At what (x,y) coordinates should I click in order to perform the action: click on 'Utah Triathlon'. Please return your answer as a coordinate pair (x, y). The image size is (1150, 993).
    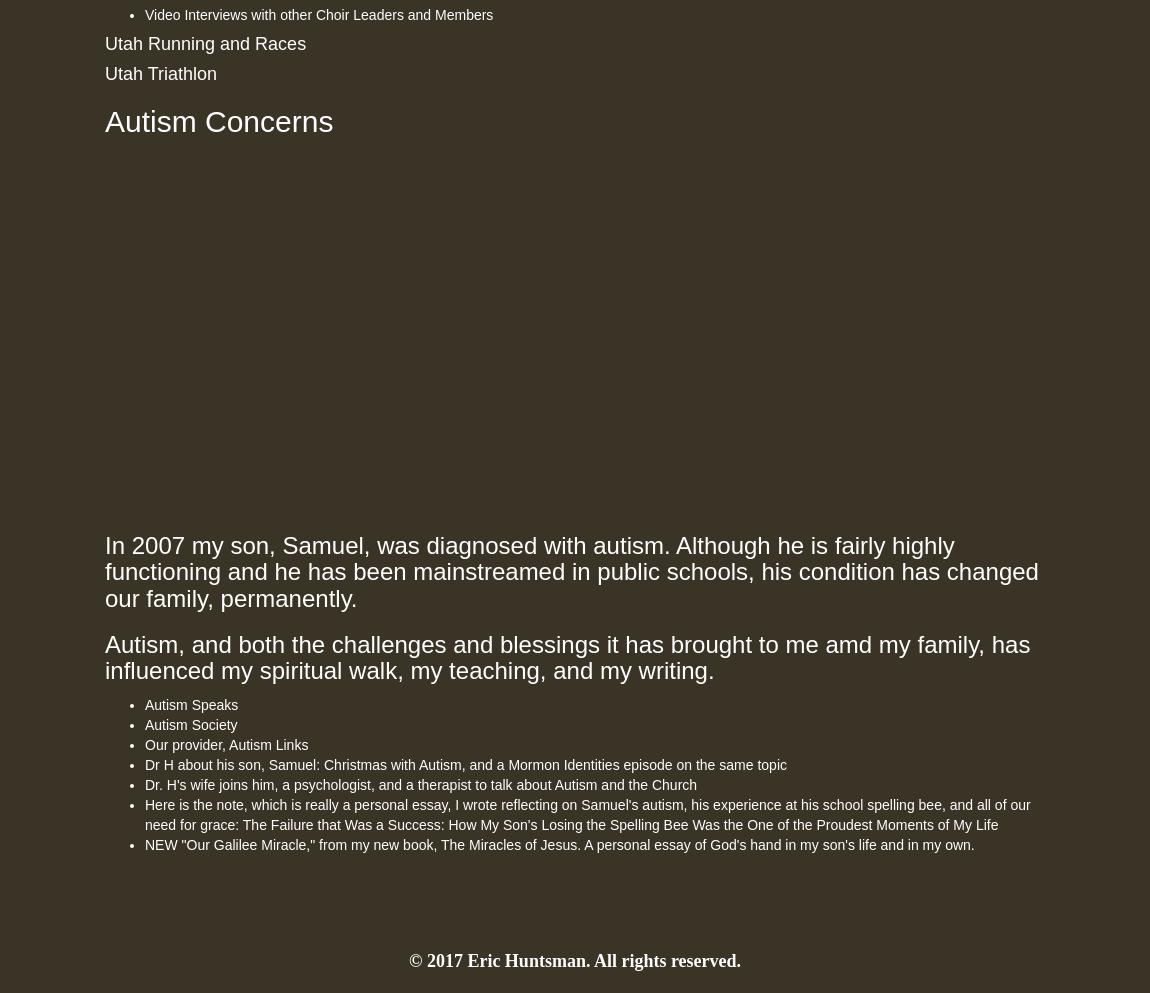
    Looking at the image, I should click on (160, 73).